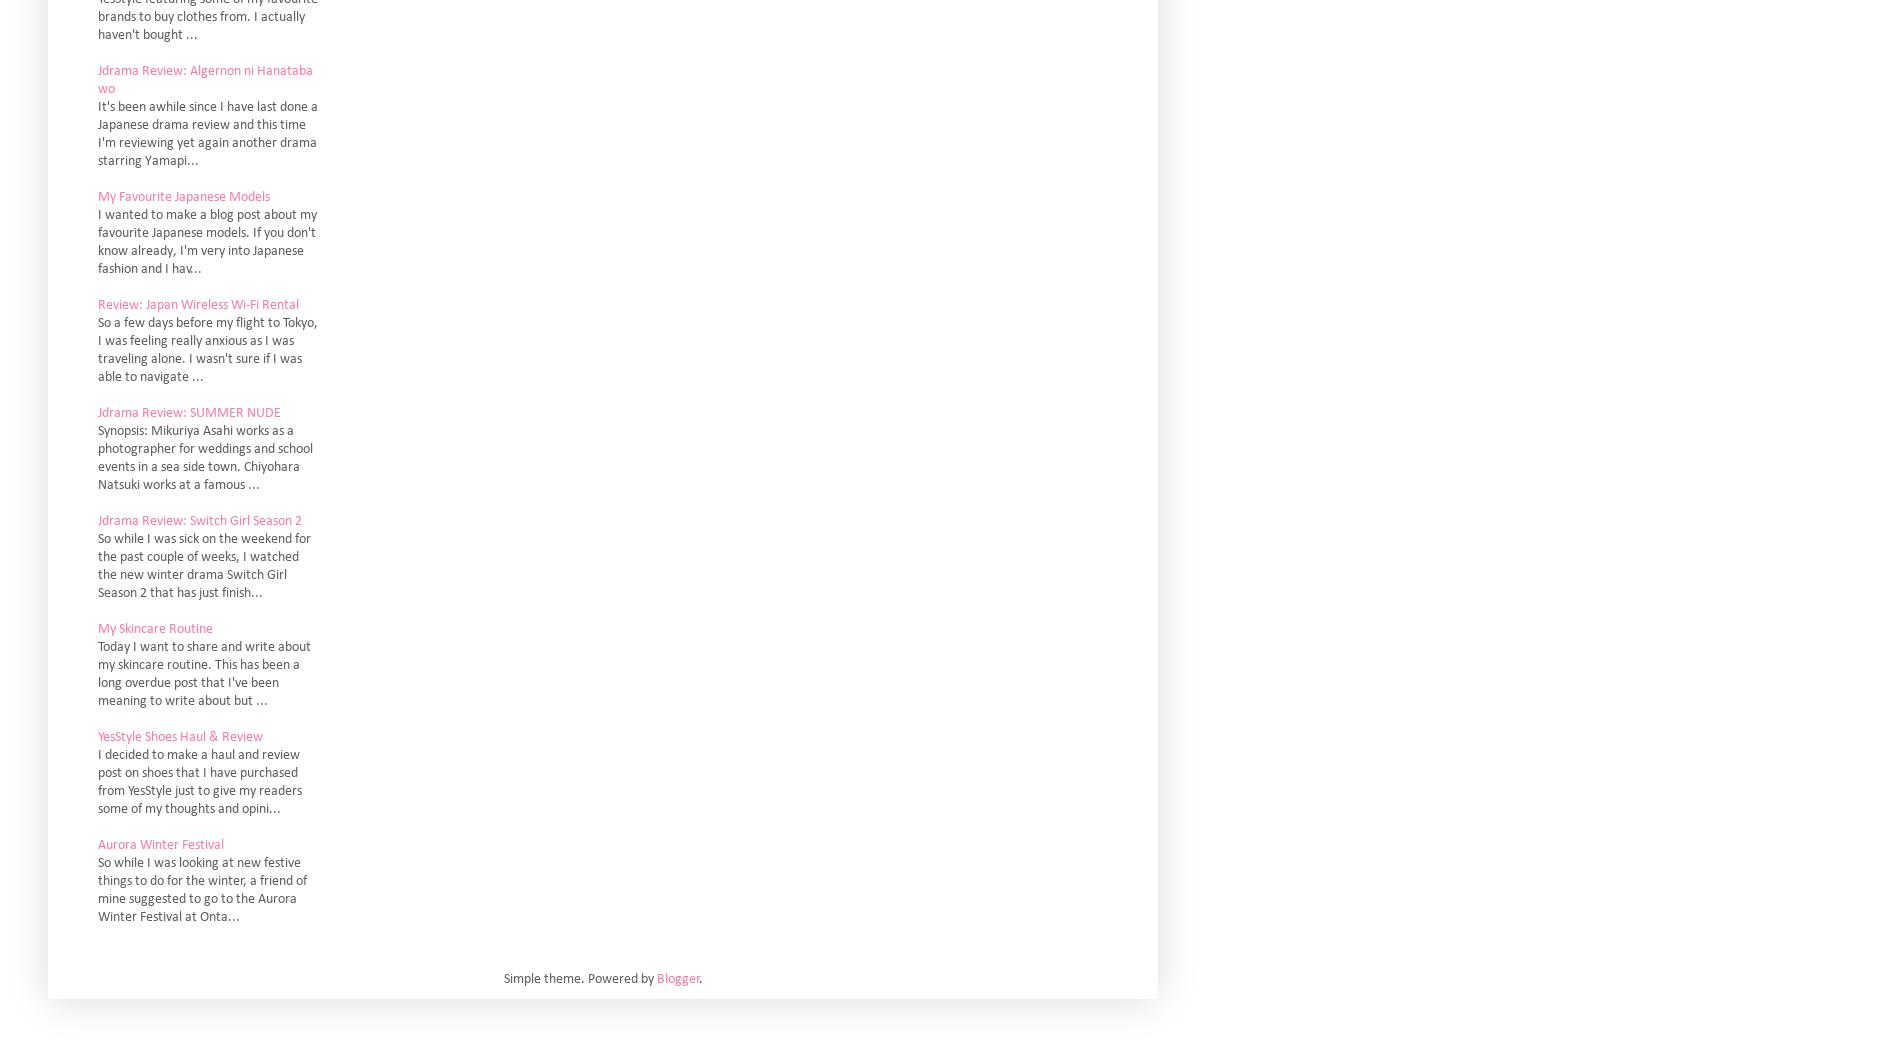  Describe the element at coordinates (204, 456) in the screenshot. I see `'Synopsis:  Mikuriya Asahi works as a photographer for weddings and school events in a sea side town. Chiyohara Natsuki works at a famous ...'` at that location.